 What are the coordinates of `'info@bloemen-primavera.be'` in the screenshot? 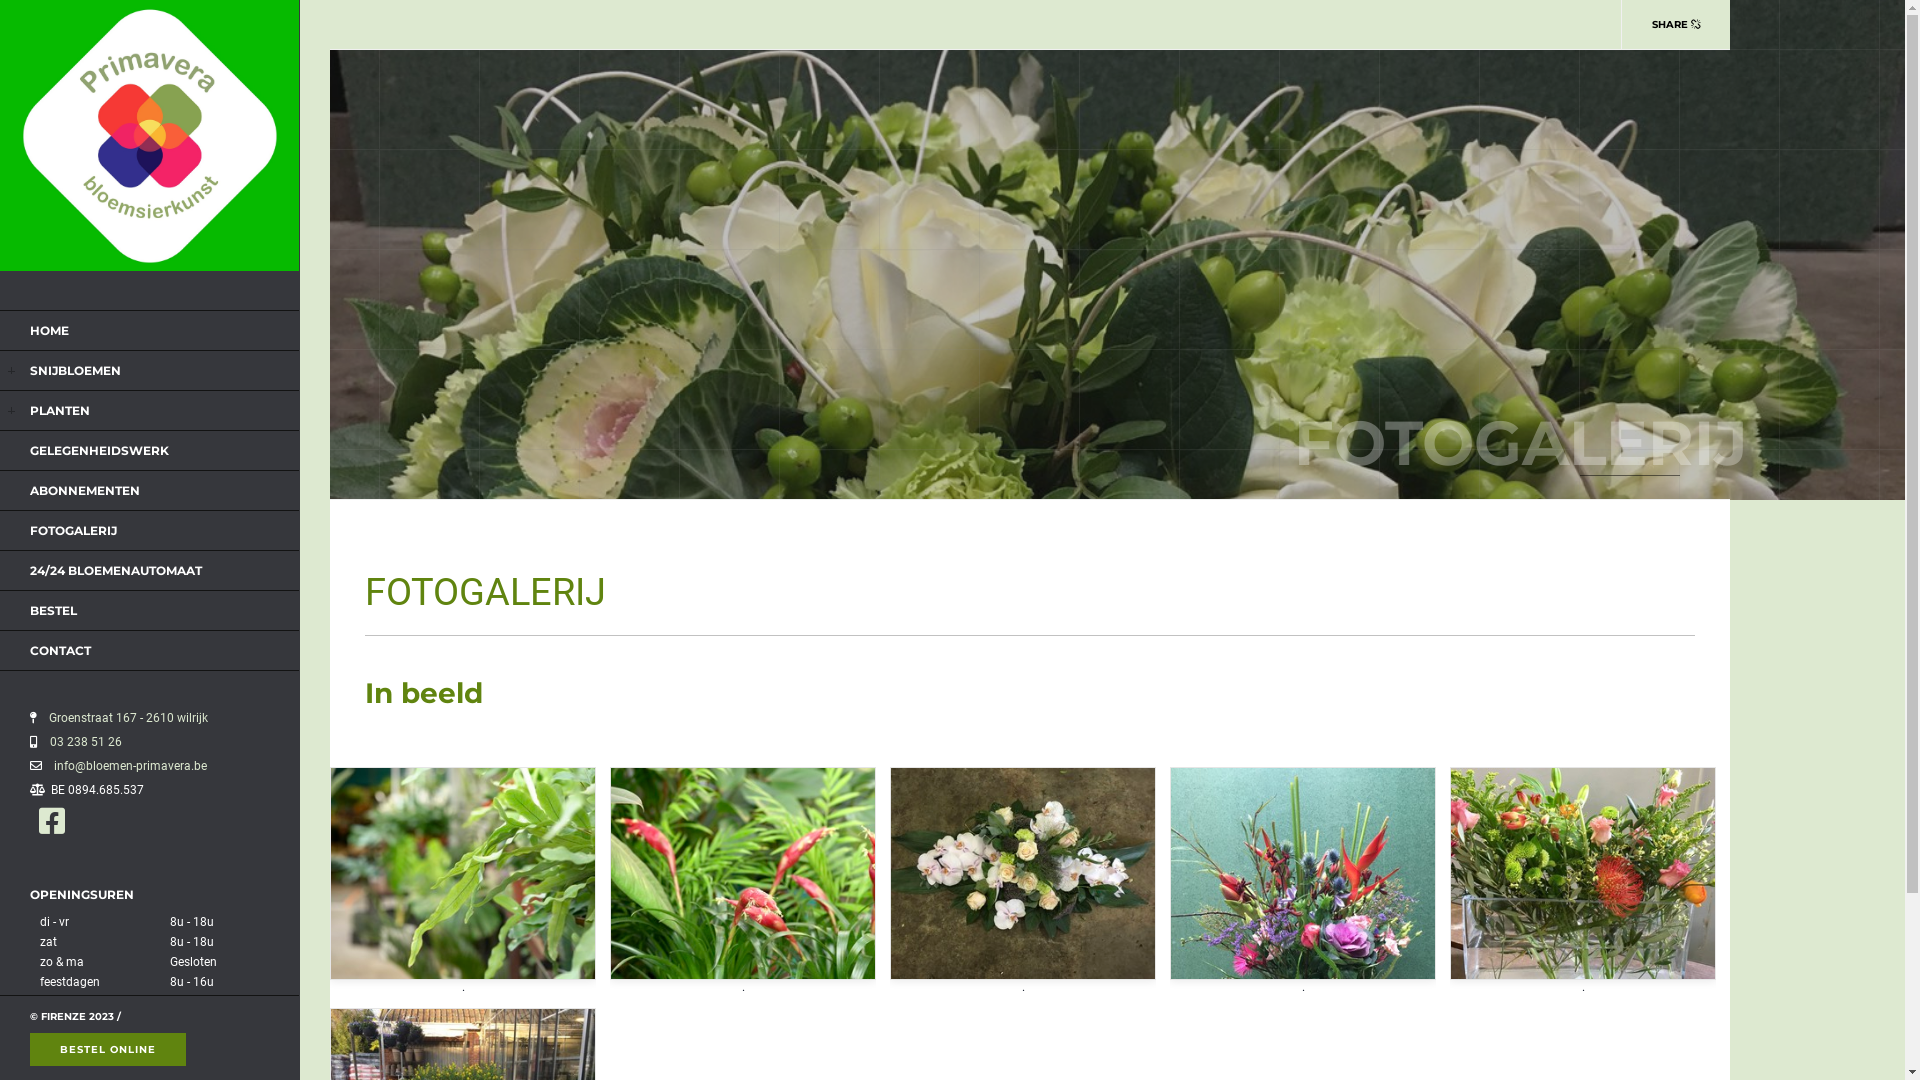 It's located at (44, 765).